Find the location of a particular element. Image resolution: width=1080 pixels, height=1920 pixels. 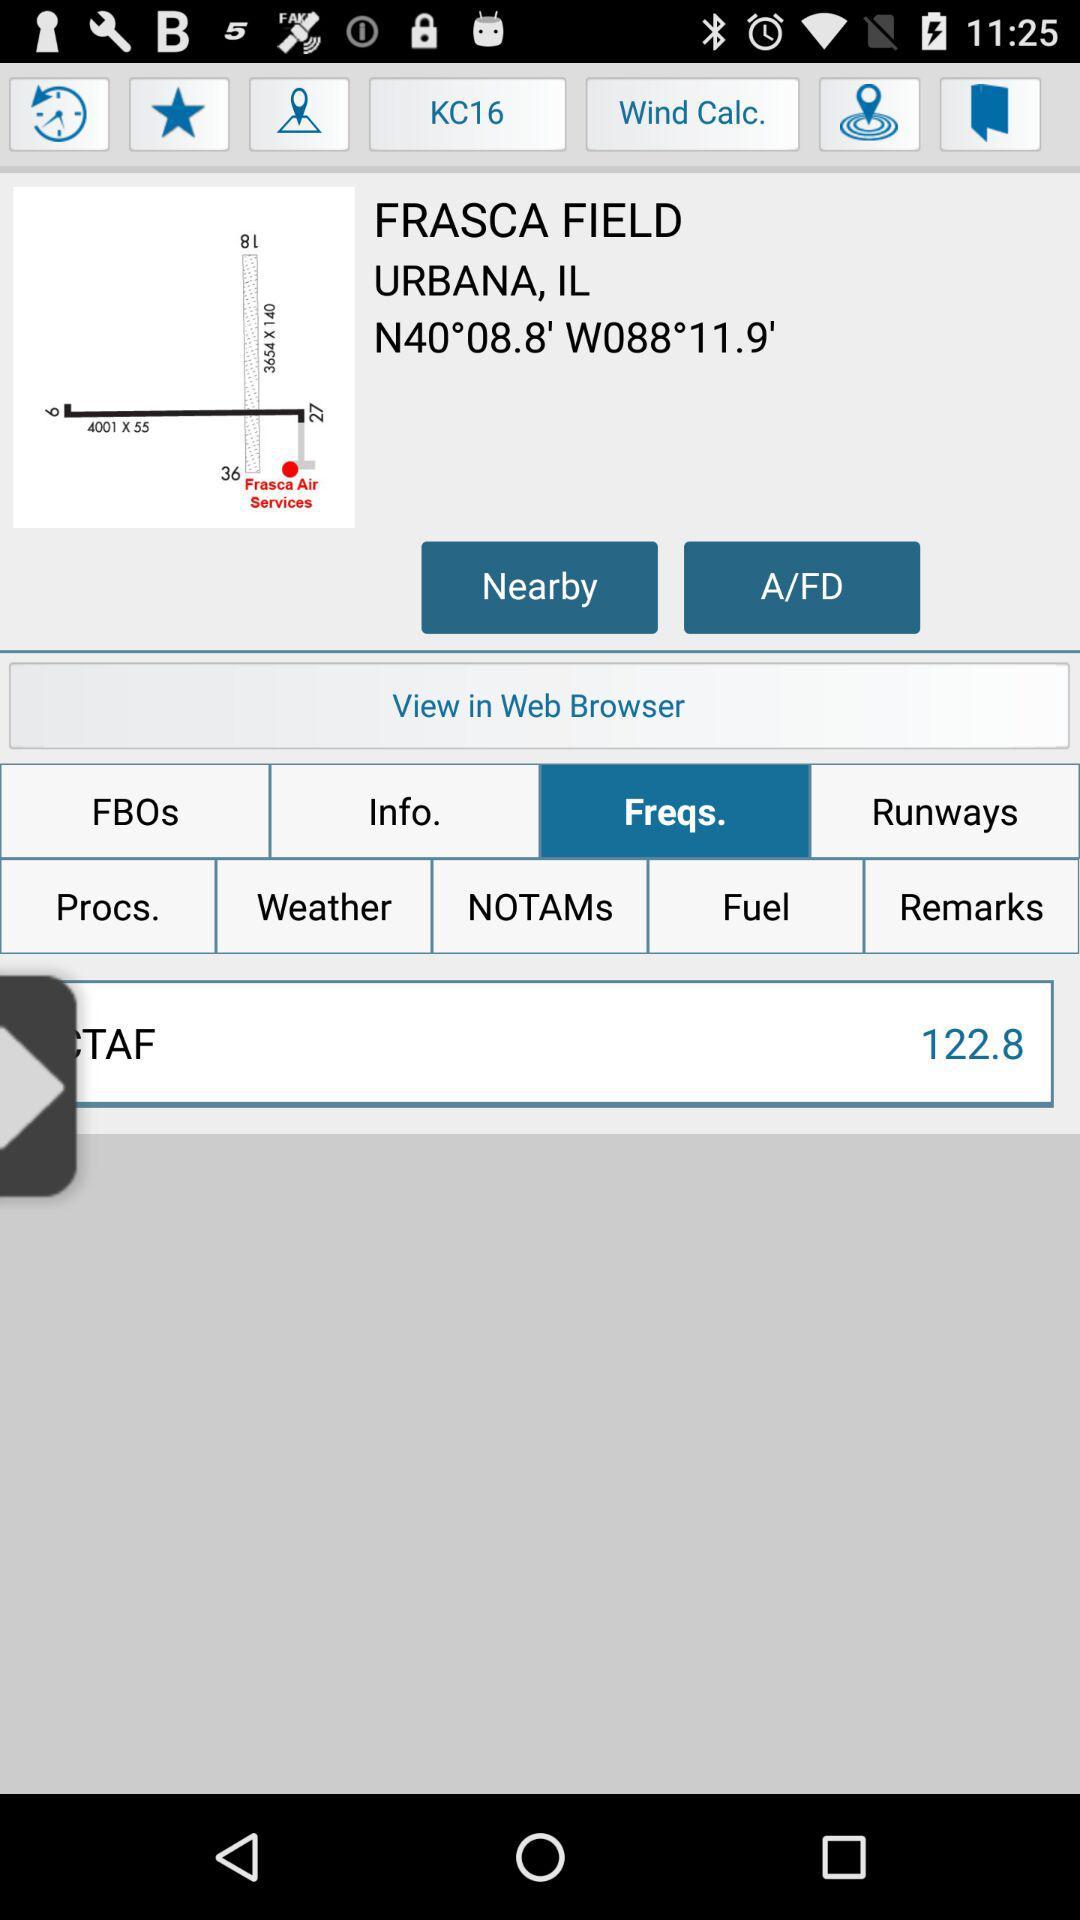

pinpoint location is located at coordinates (869, 118).